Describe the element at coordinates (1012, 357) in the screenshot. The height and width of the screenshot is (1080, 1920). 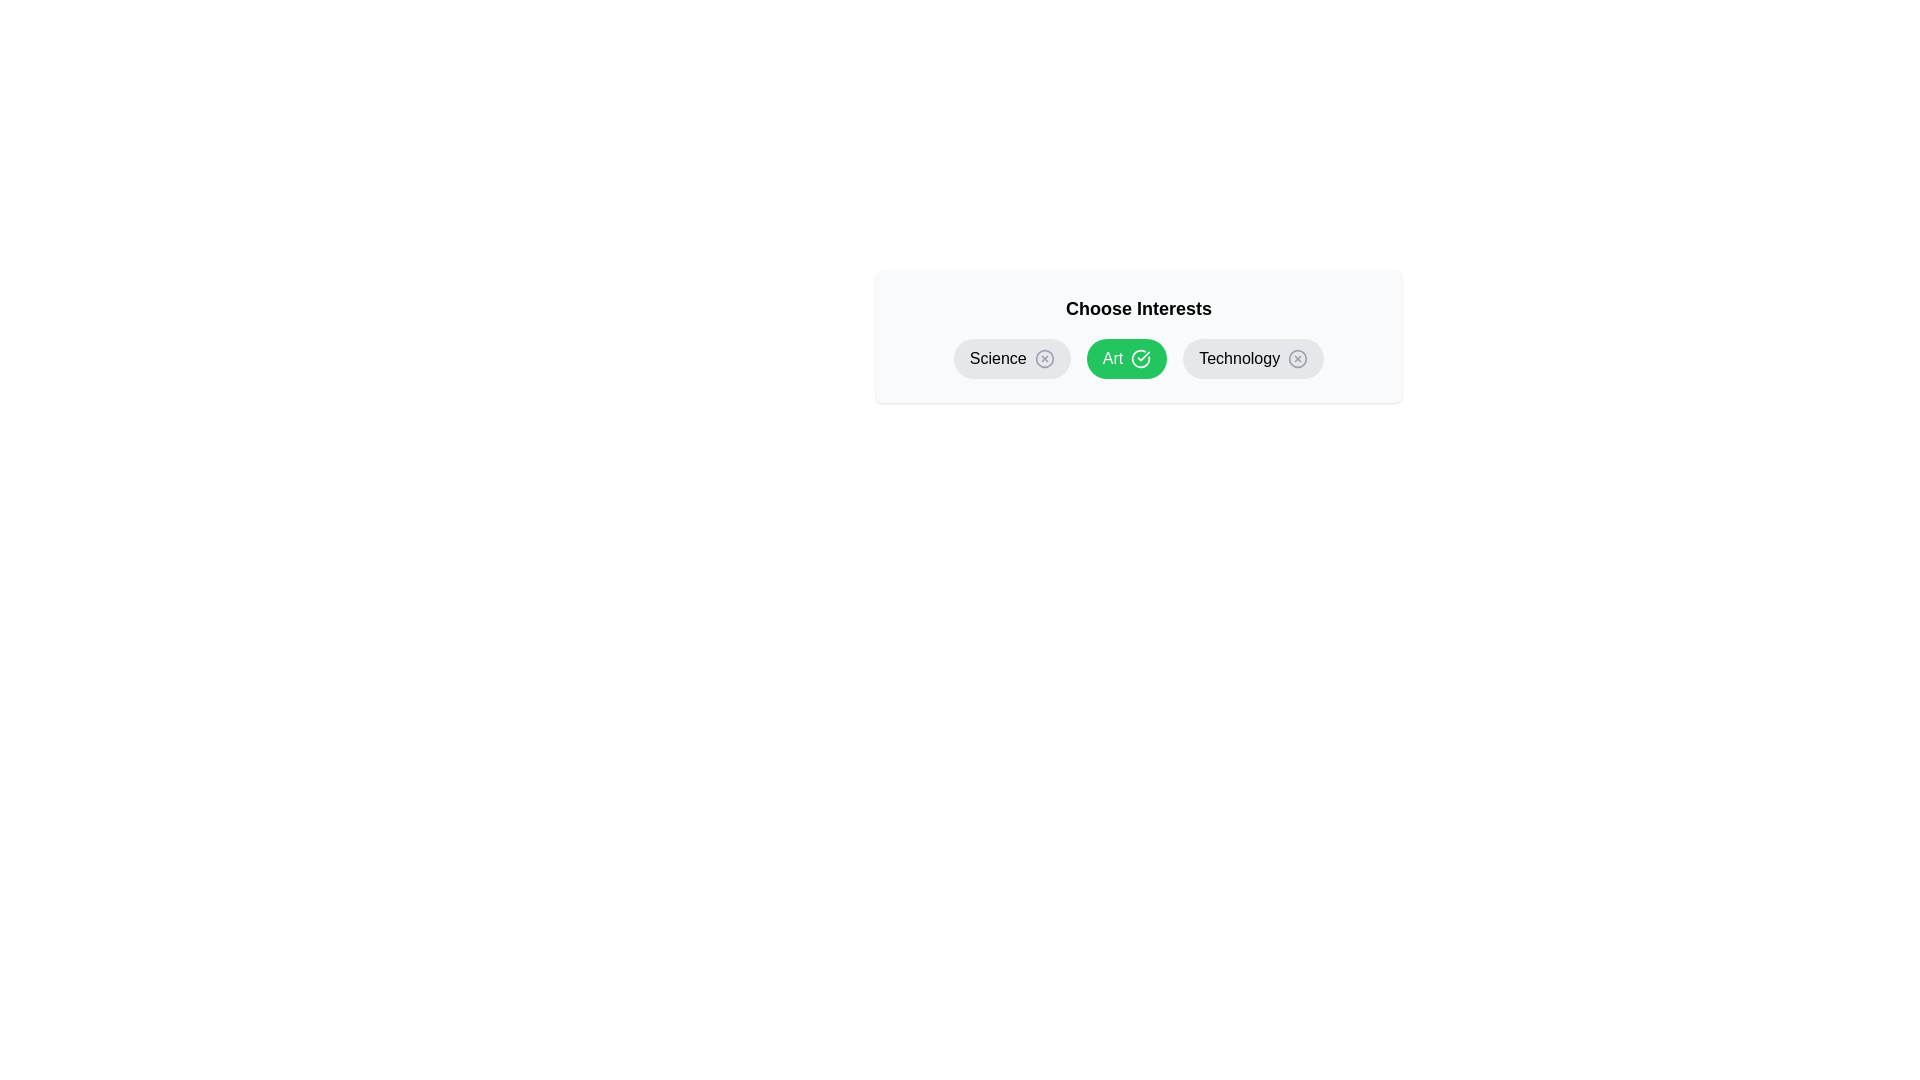
I see `the chip labeled Science` at that location.